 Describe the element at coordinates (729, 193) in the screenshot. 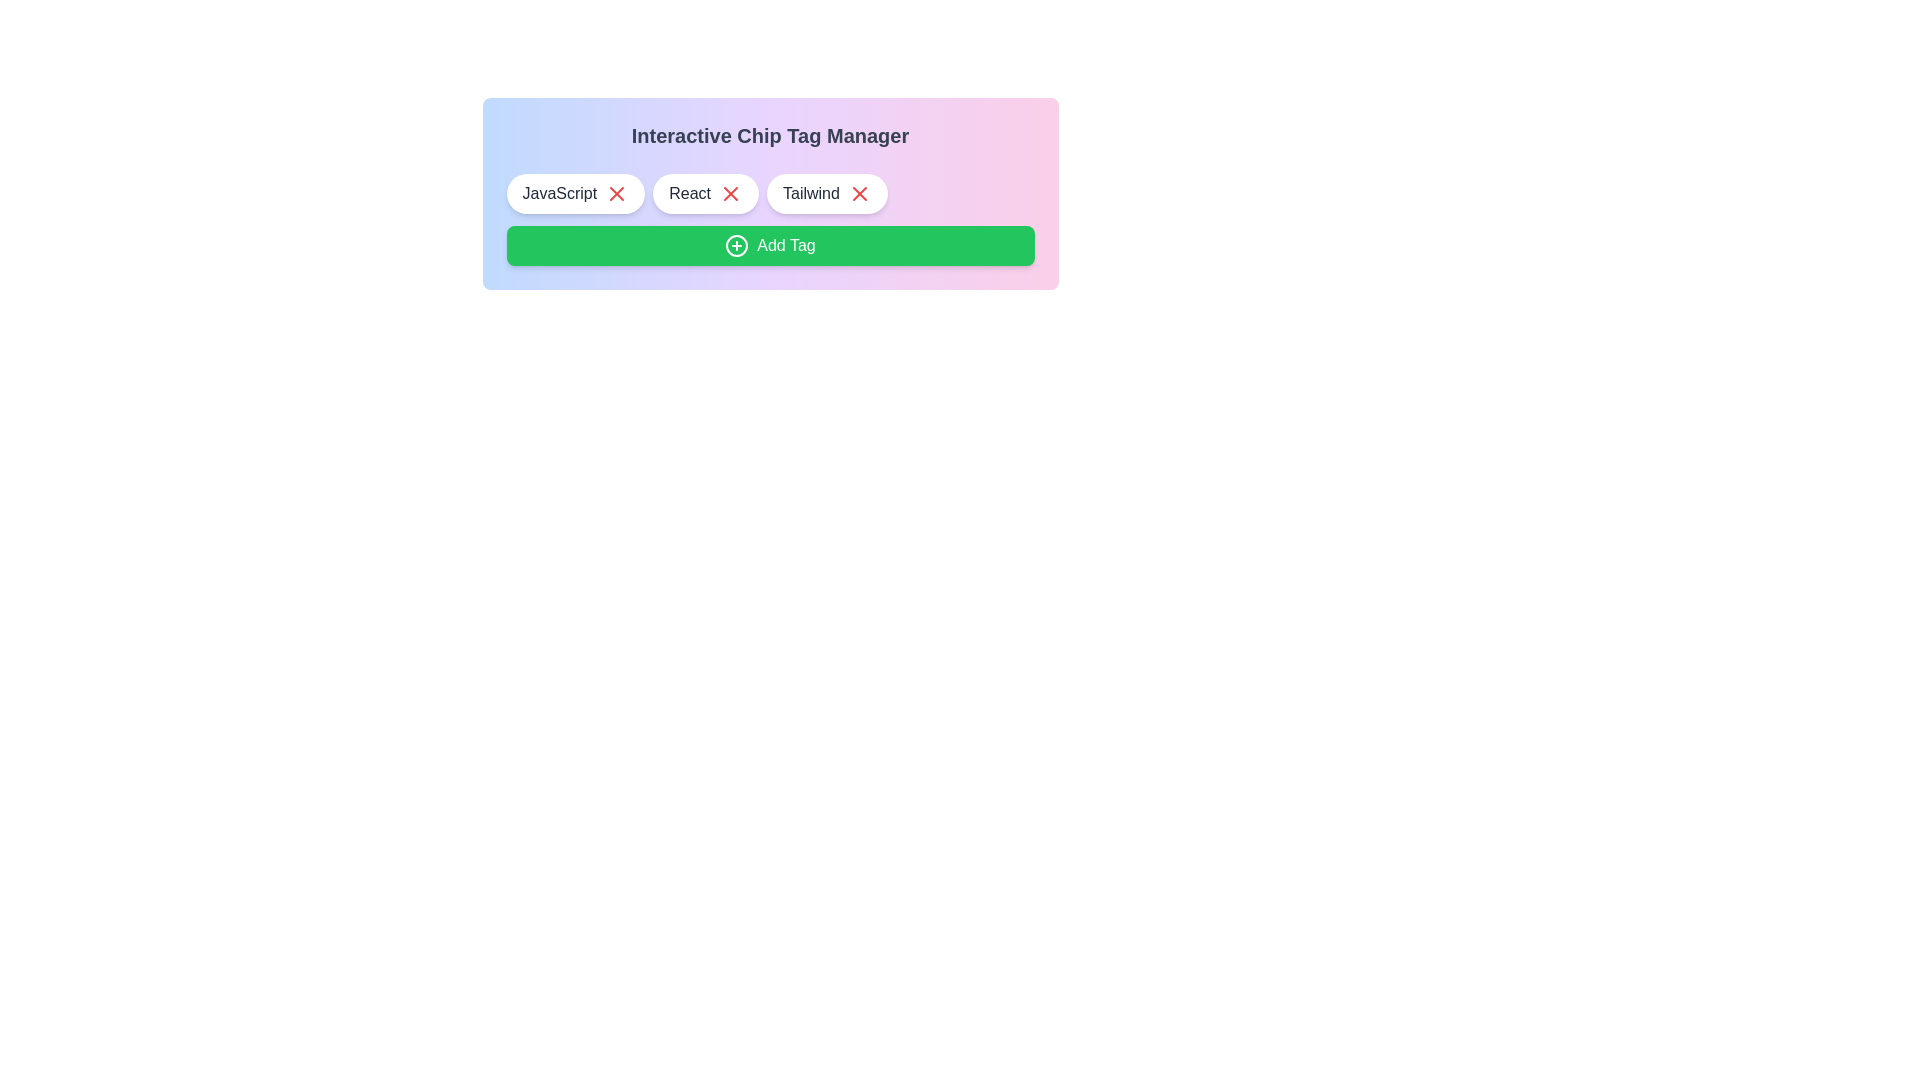

I see `the close button of the tag labeled React to remove it` at that location.